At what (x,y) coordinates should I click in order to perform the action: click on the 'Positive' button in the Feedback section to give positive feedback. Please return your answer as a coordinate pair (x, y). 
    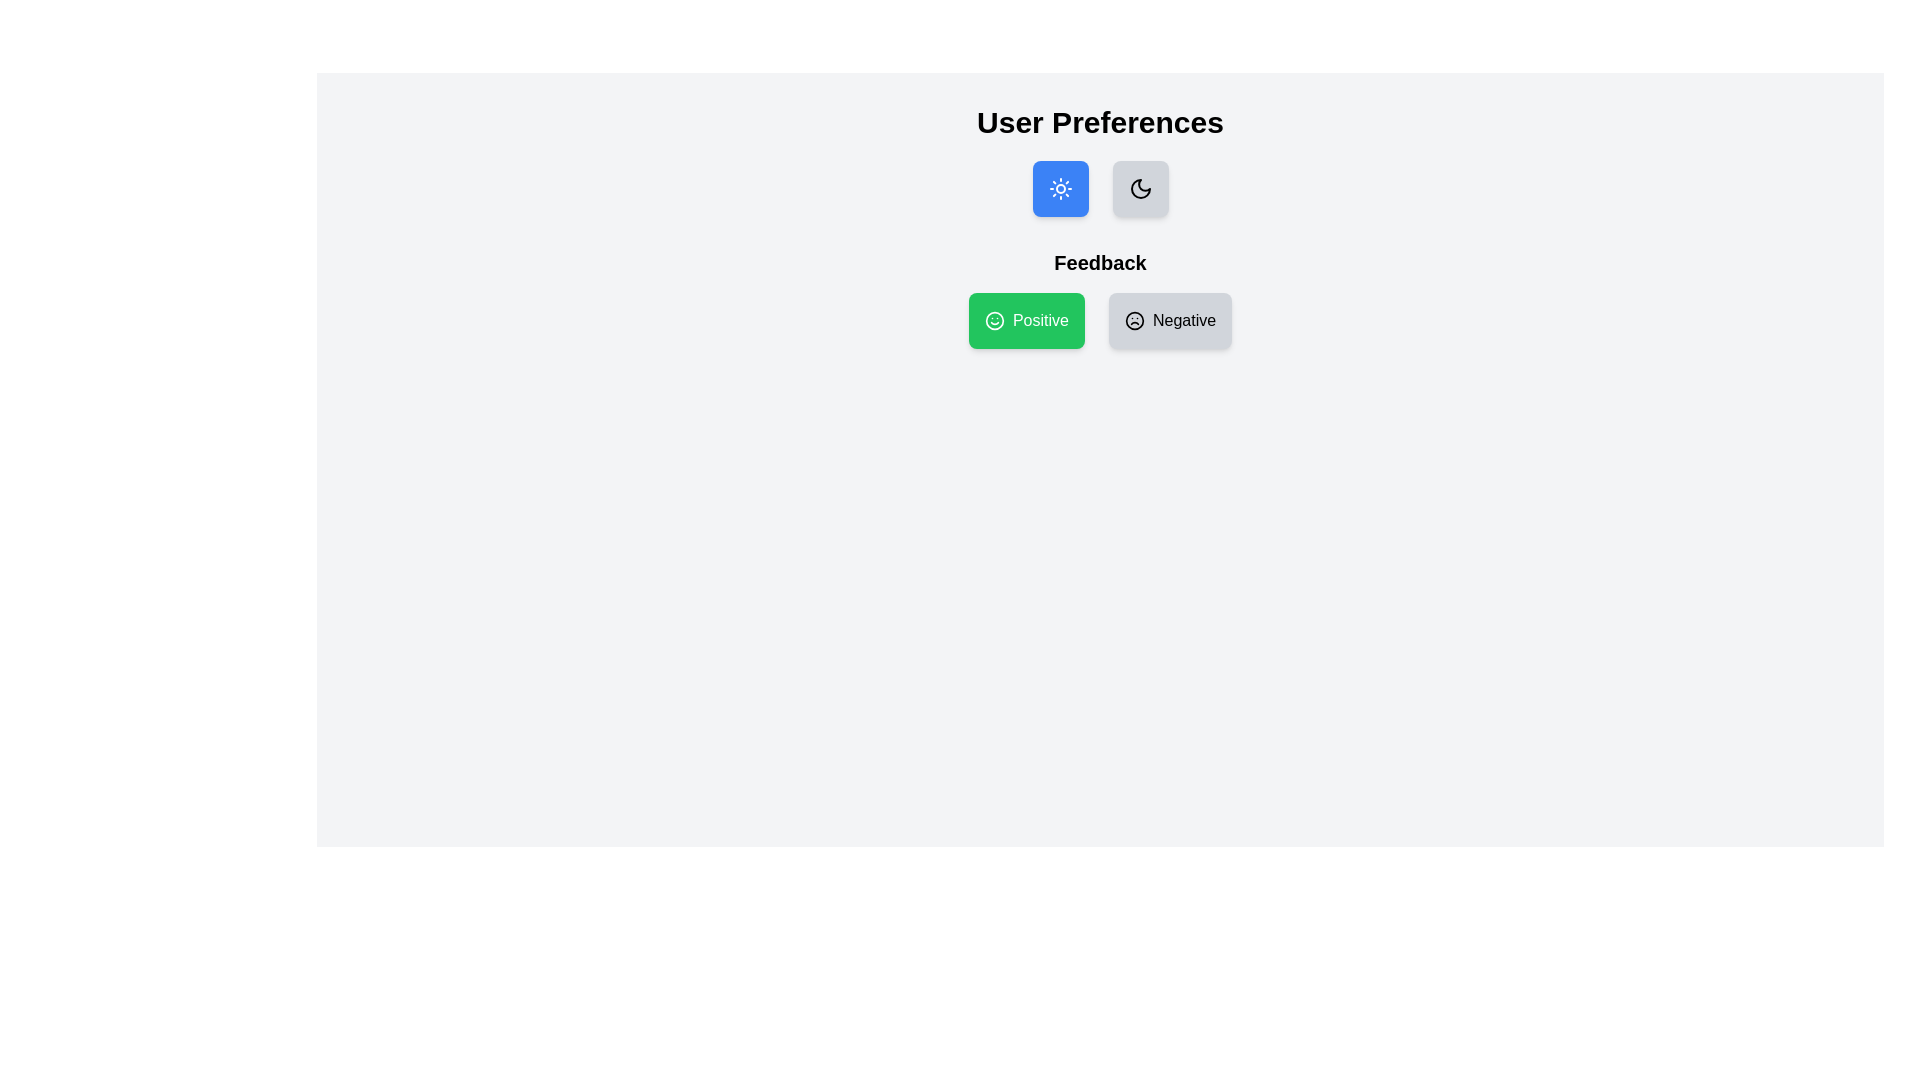
    Looking at the image, I should click on (1099, 299).